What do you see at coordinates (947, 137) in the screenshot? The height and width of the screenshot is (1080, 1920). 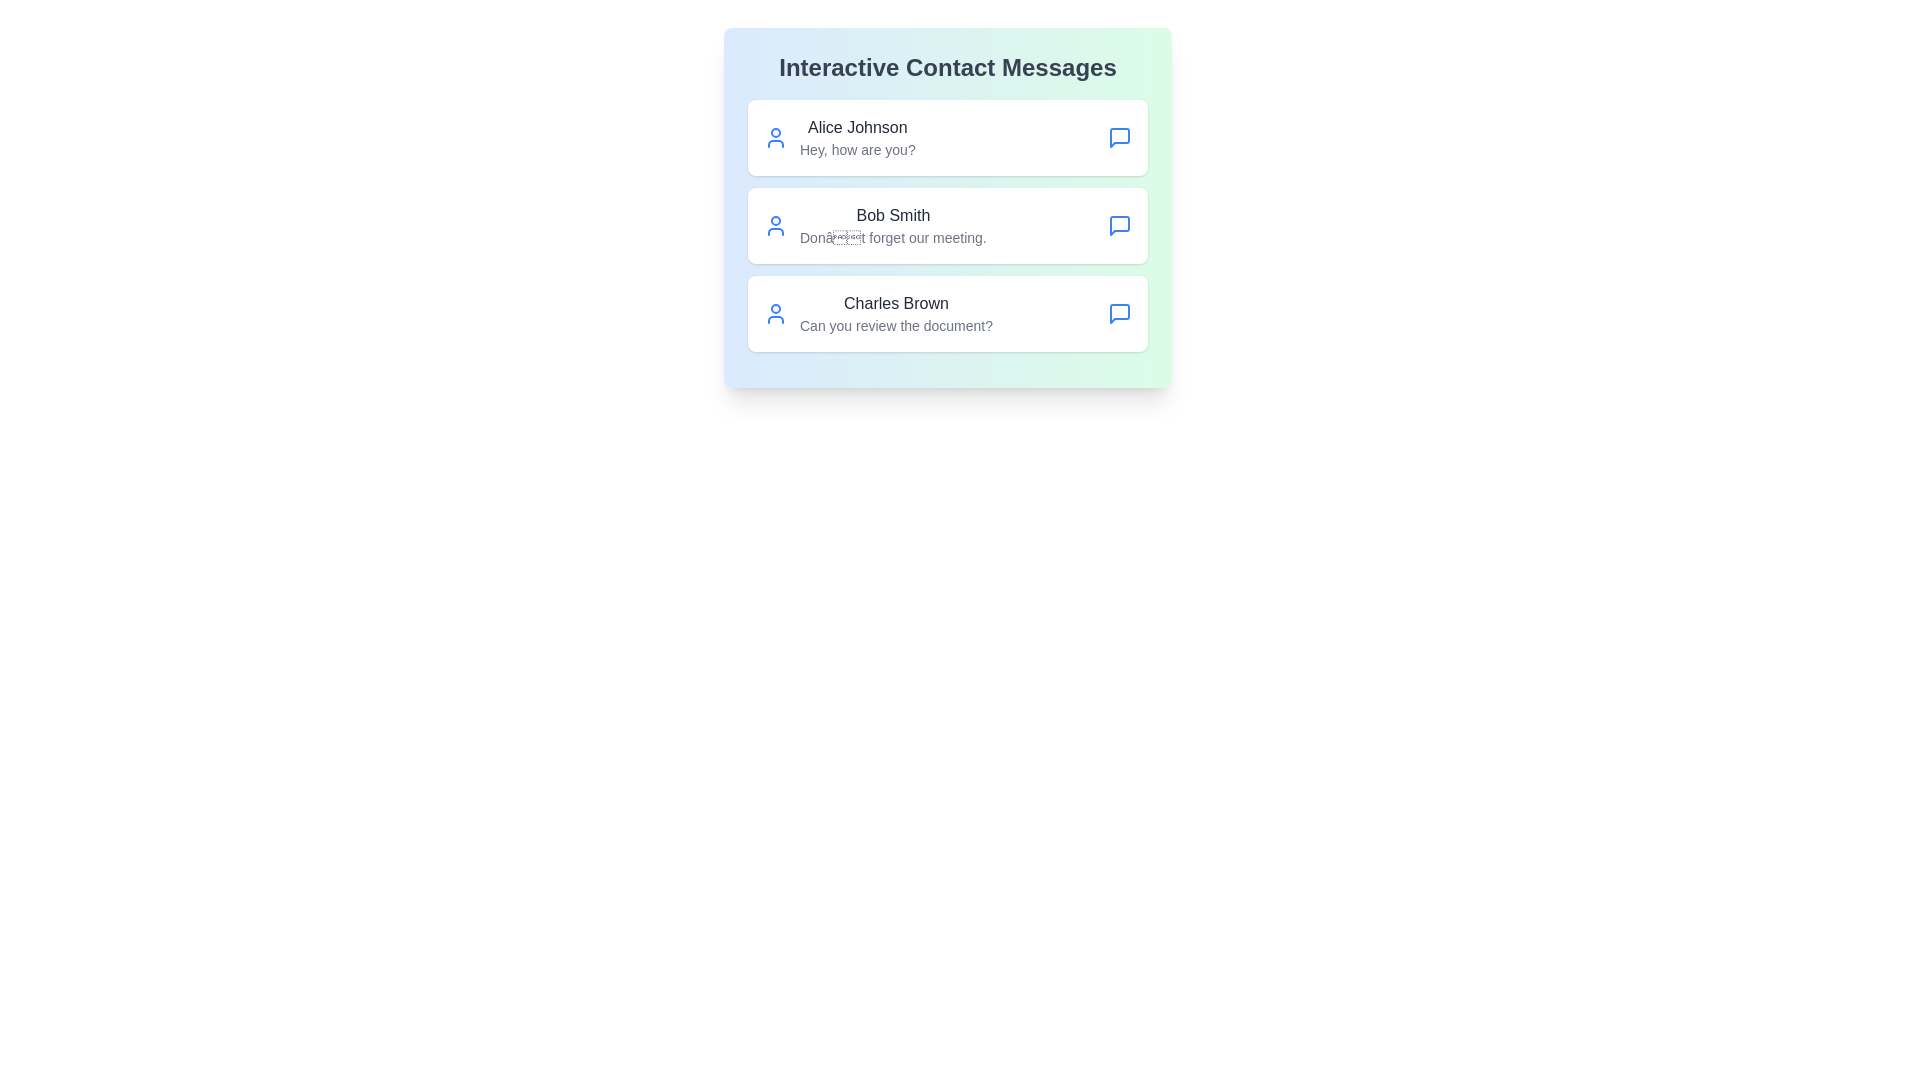 I see `the contact Alice Johnson from the list` at bounding box center [947, 137].